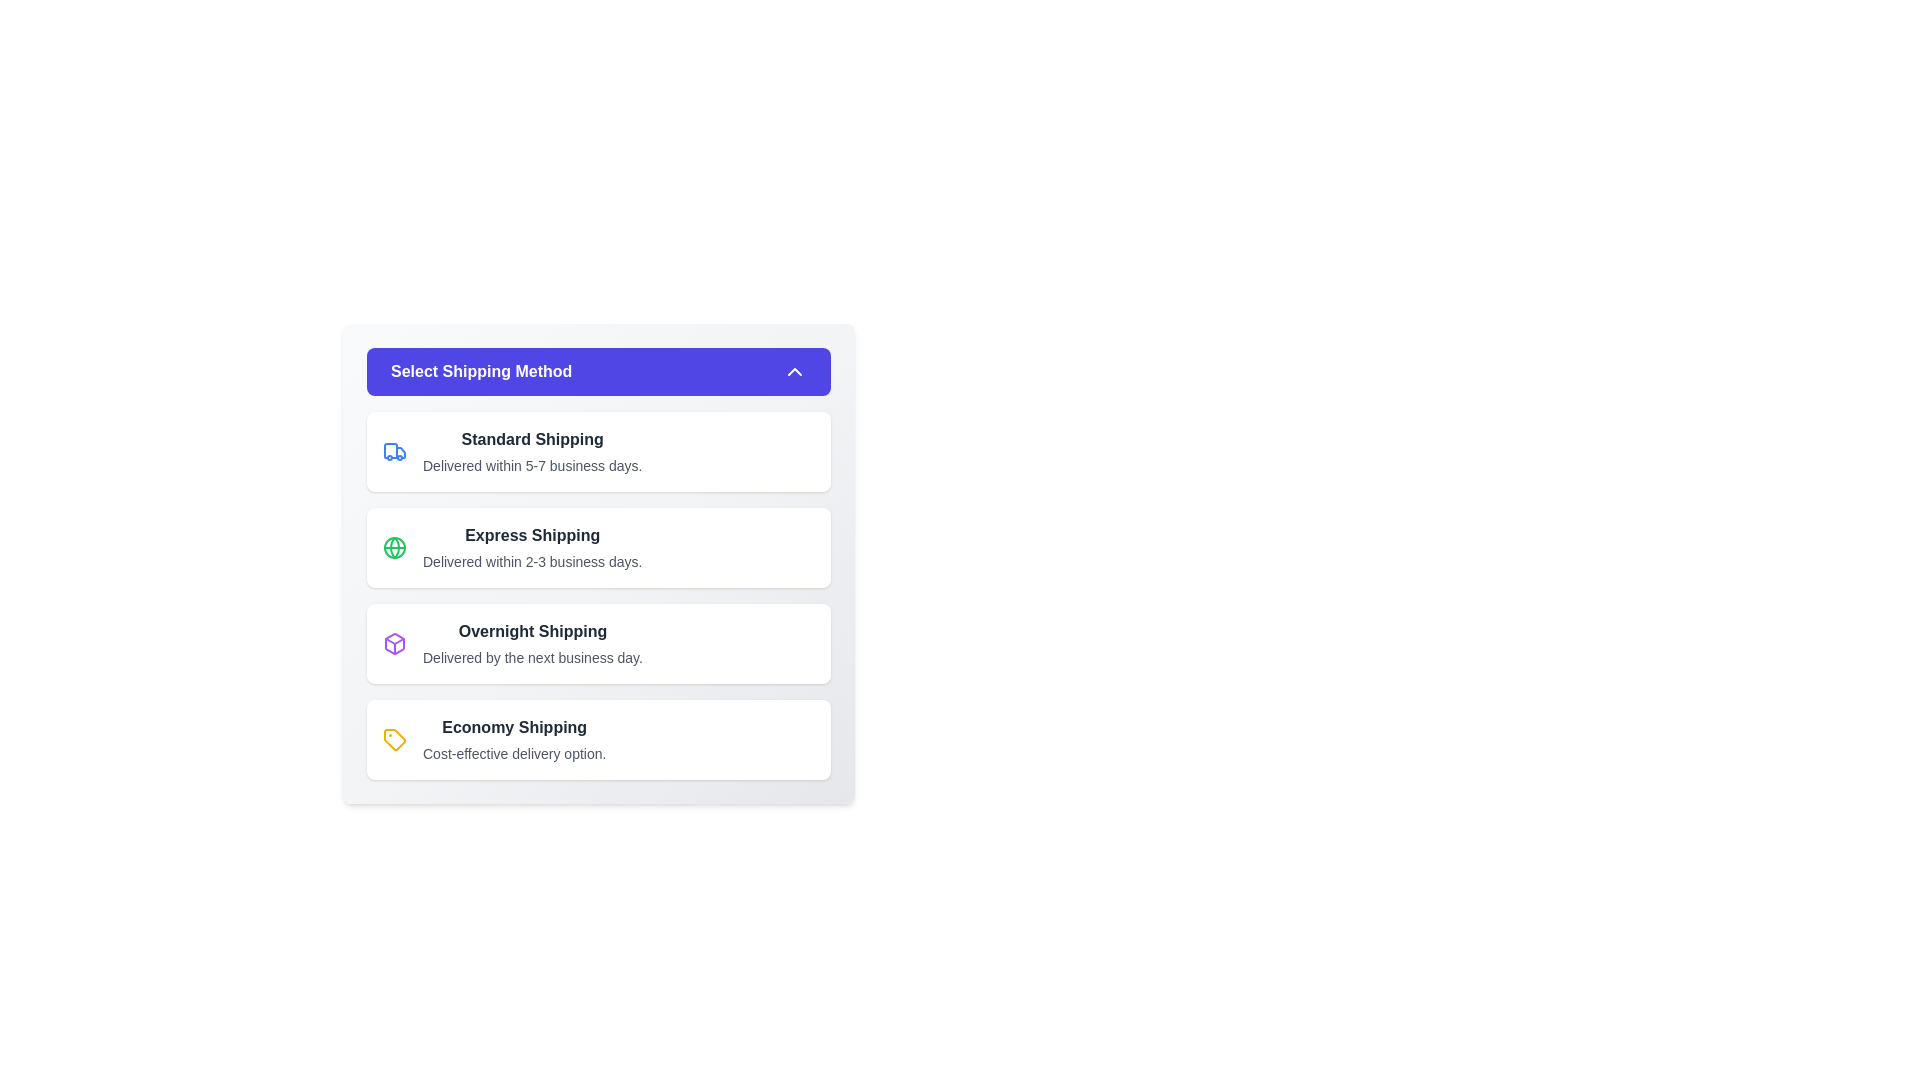 Image resolution: width=1920 pixels, height=1080 pixels. What do you see at coordinates (532, 632) in the screenshot?
I see `the text label for 'Overnight Shipping', which serves as the title for the third shipping option, positioned above the text 'Delivered by the next business day.'` at bounding box center [532, 632].